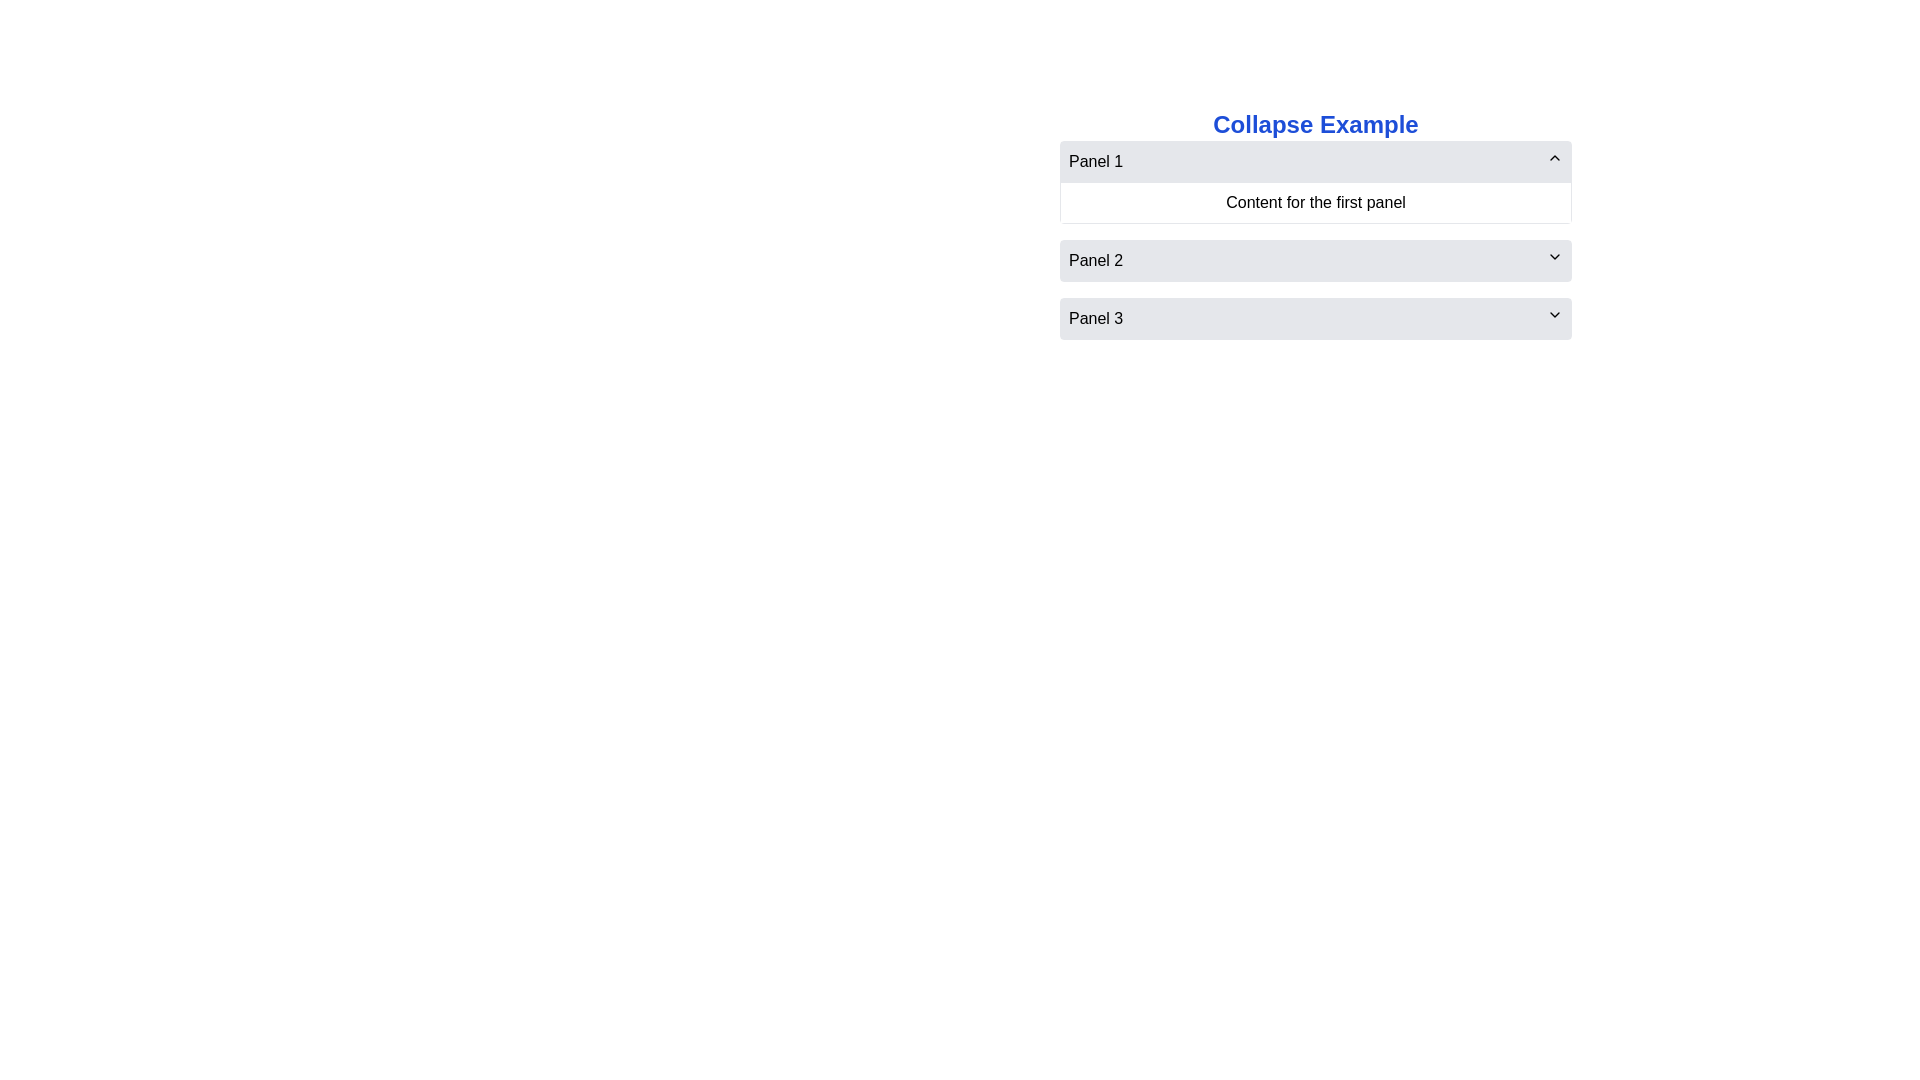 Image resolution: width=1920 pixels, height=1080 pixels. I want to click on text displayed in the Text Label that shows 'Panel 2', which is part of the second collapsible panel in a list of panels, so click(1095, 260).